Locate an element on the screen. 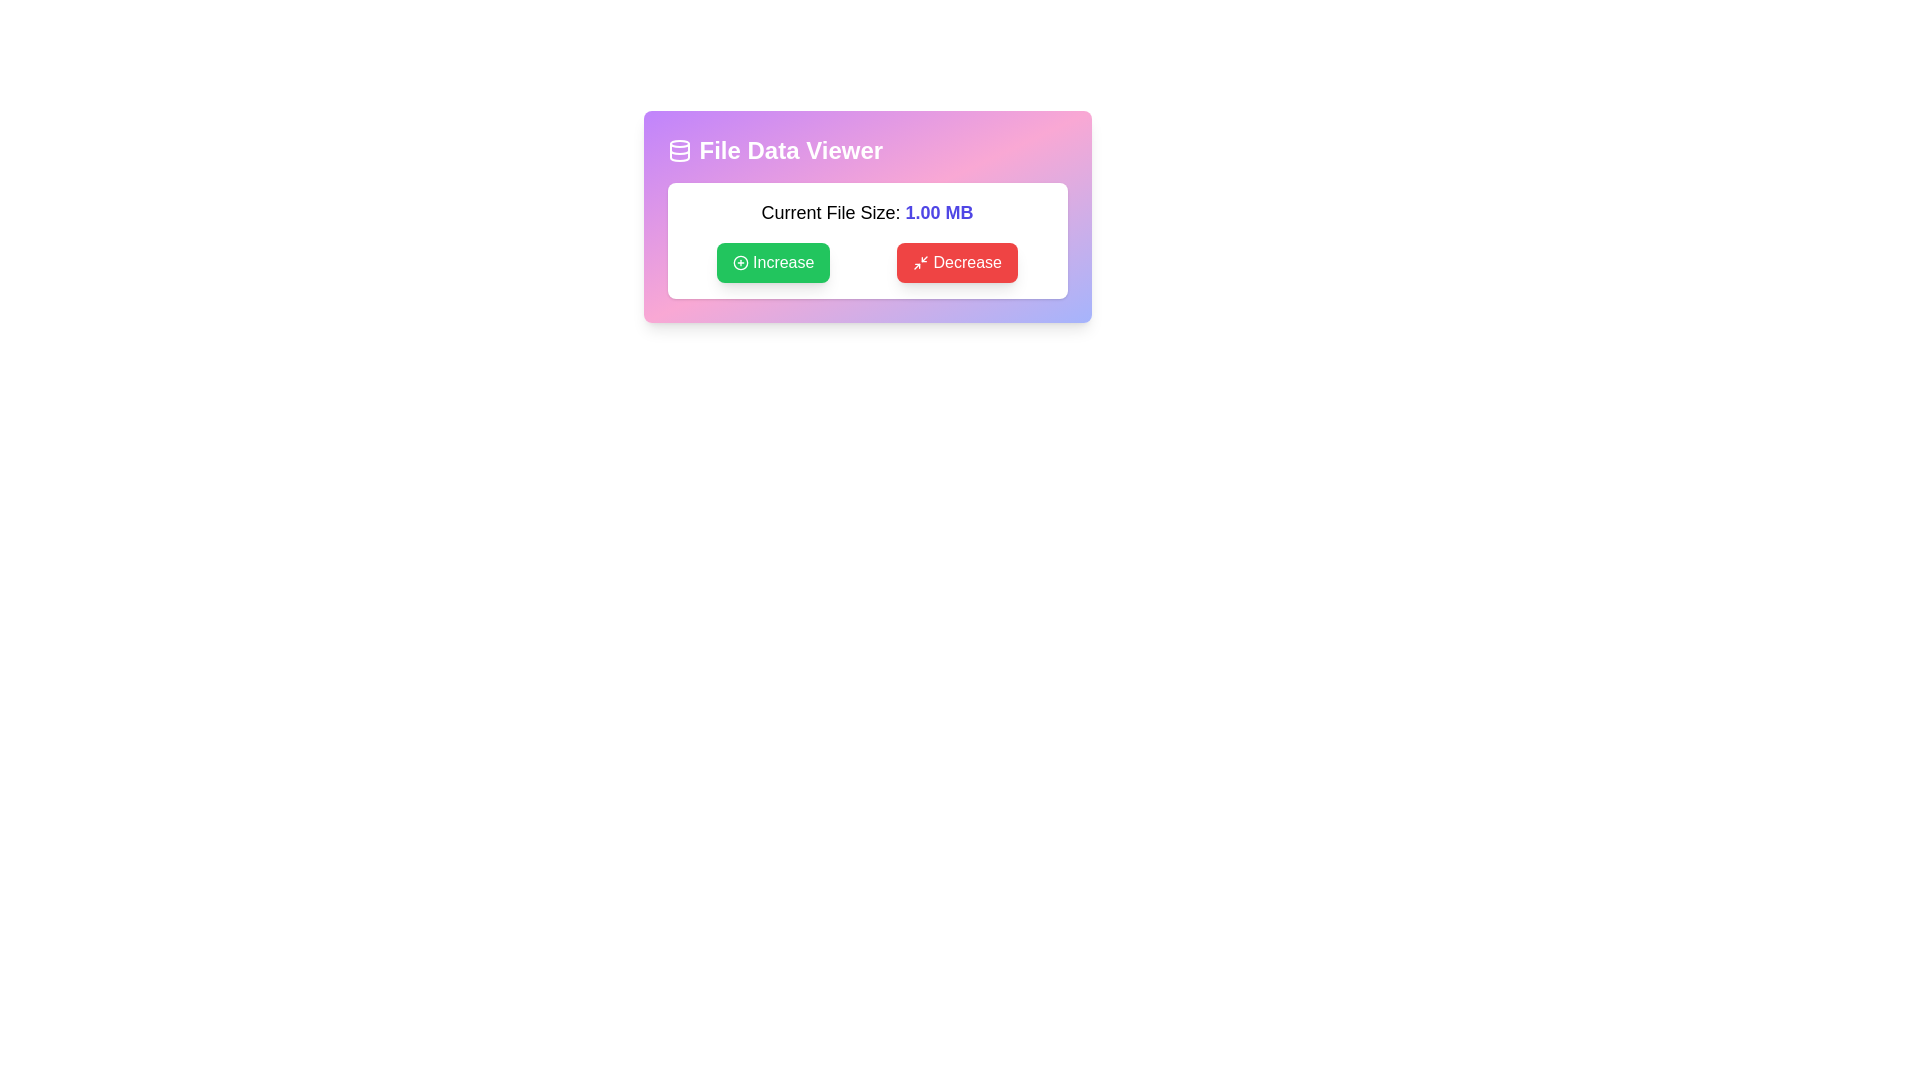  the database icon located to the left of the 'File Data Viewer' title, which visually represents the database concept is located at coordinates (679, 149).